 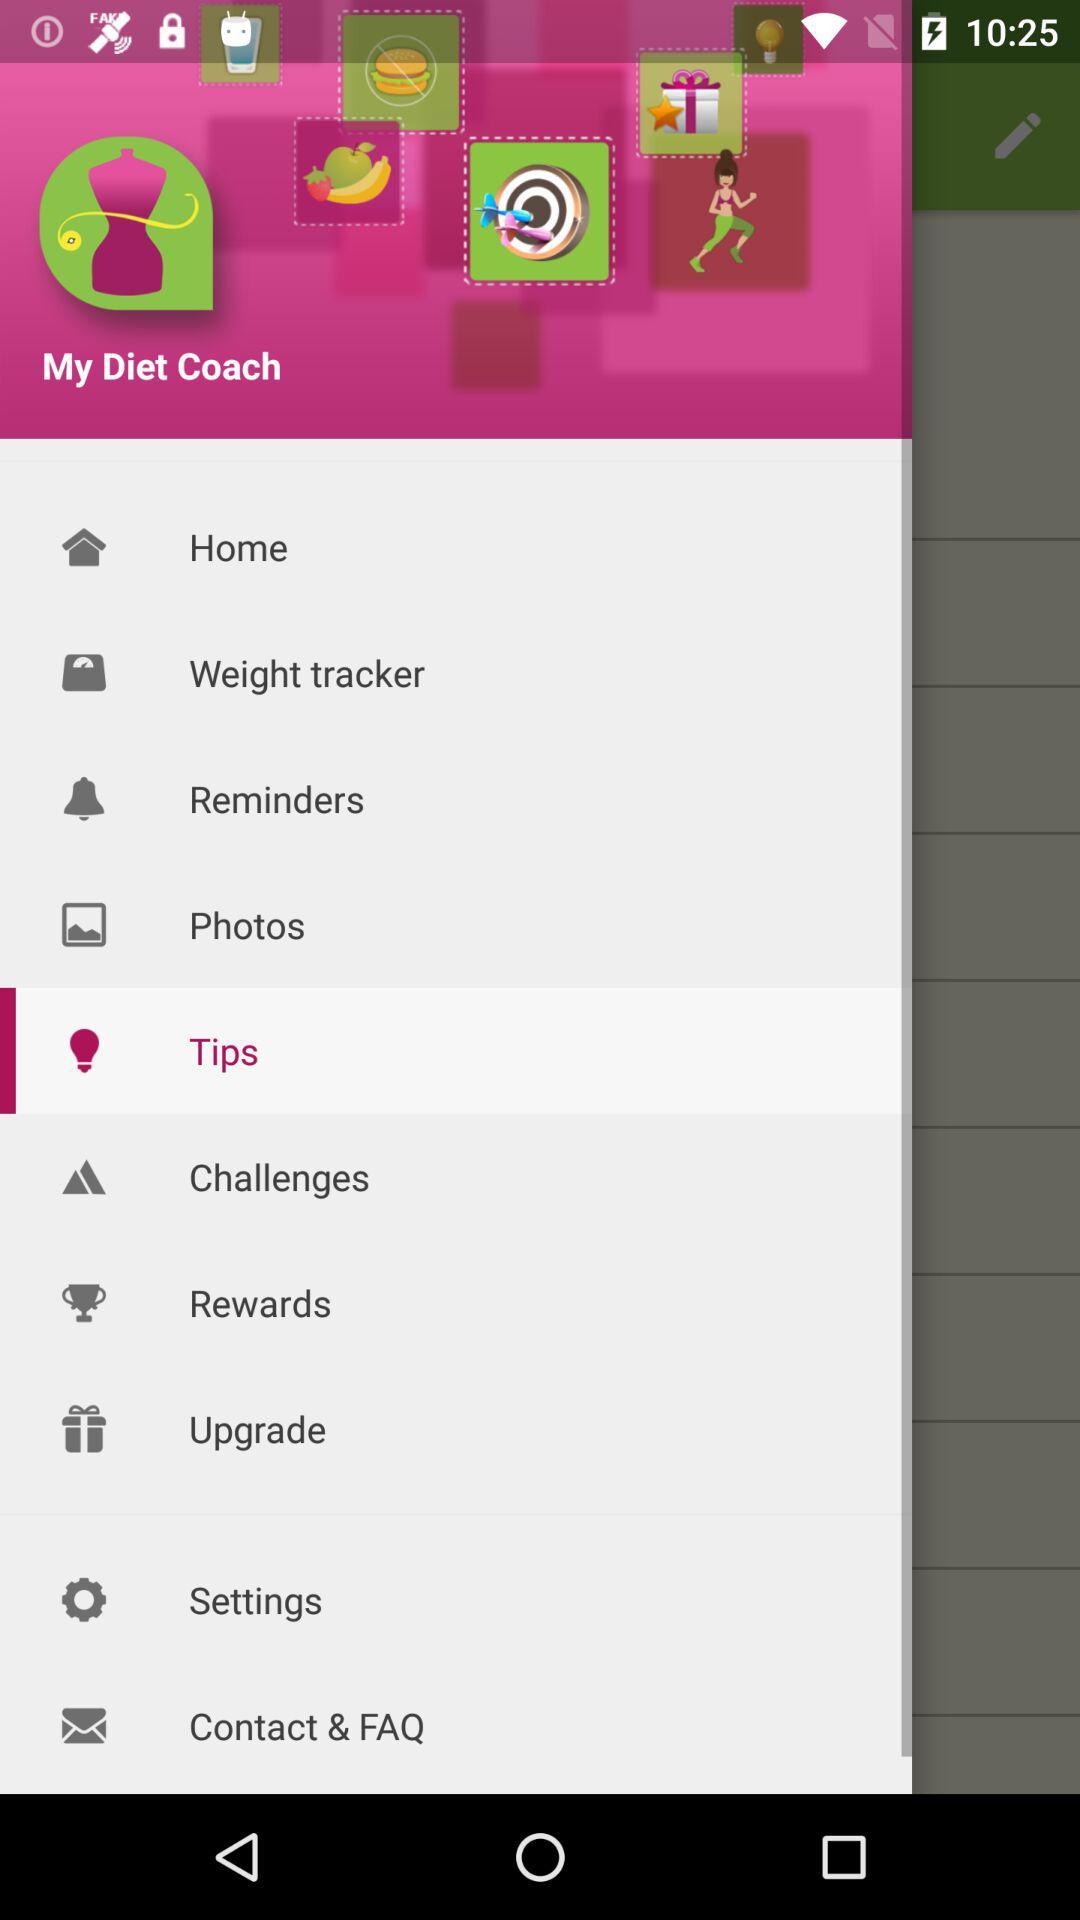 What do you see at coordinates (94, 1349) in the screenshot?
I see `the icon which is before rewards` at bounding box center [94, 1349].